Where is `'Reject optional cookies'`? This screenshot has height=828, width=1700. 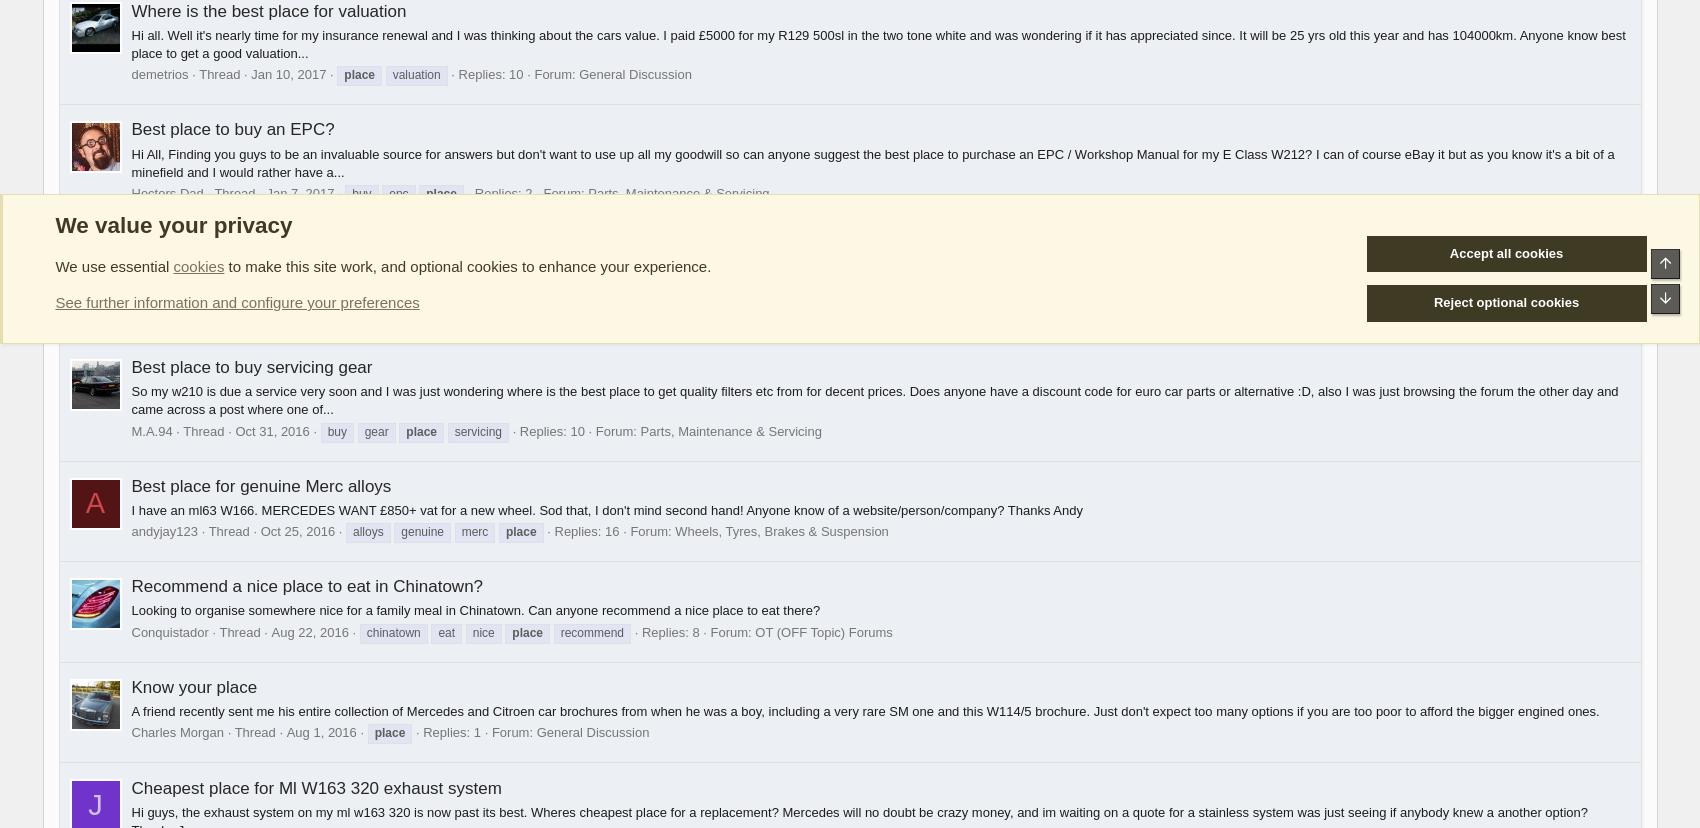 'Reject optional cookies' is located at coordinates (1506, 302).